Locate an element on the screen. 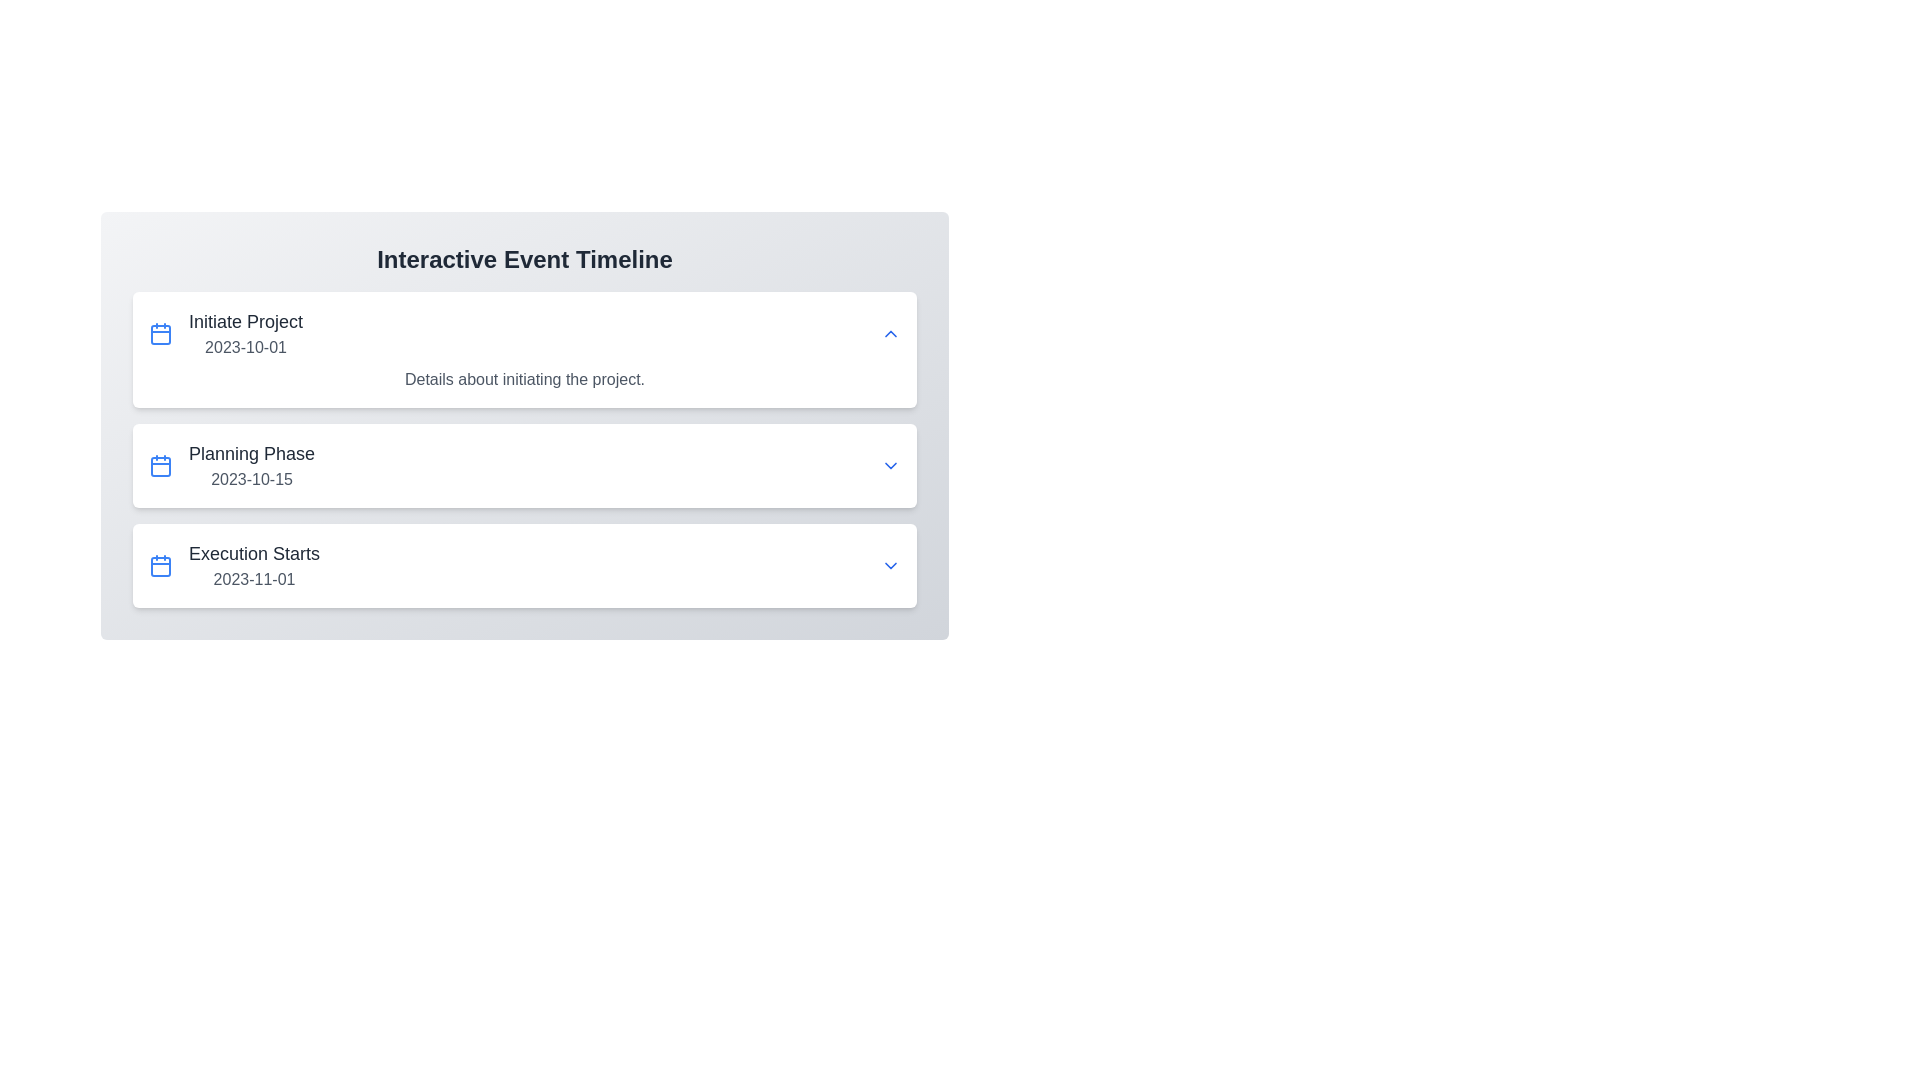 The image size is (1920, 1080). the text block containing 'Initiate Project' and the date '2023-10-01' to associate the date with the event is located at coordinates (225, 333).